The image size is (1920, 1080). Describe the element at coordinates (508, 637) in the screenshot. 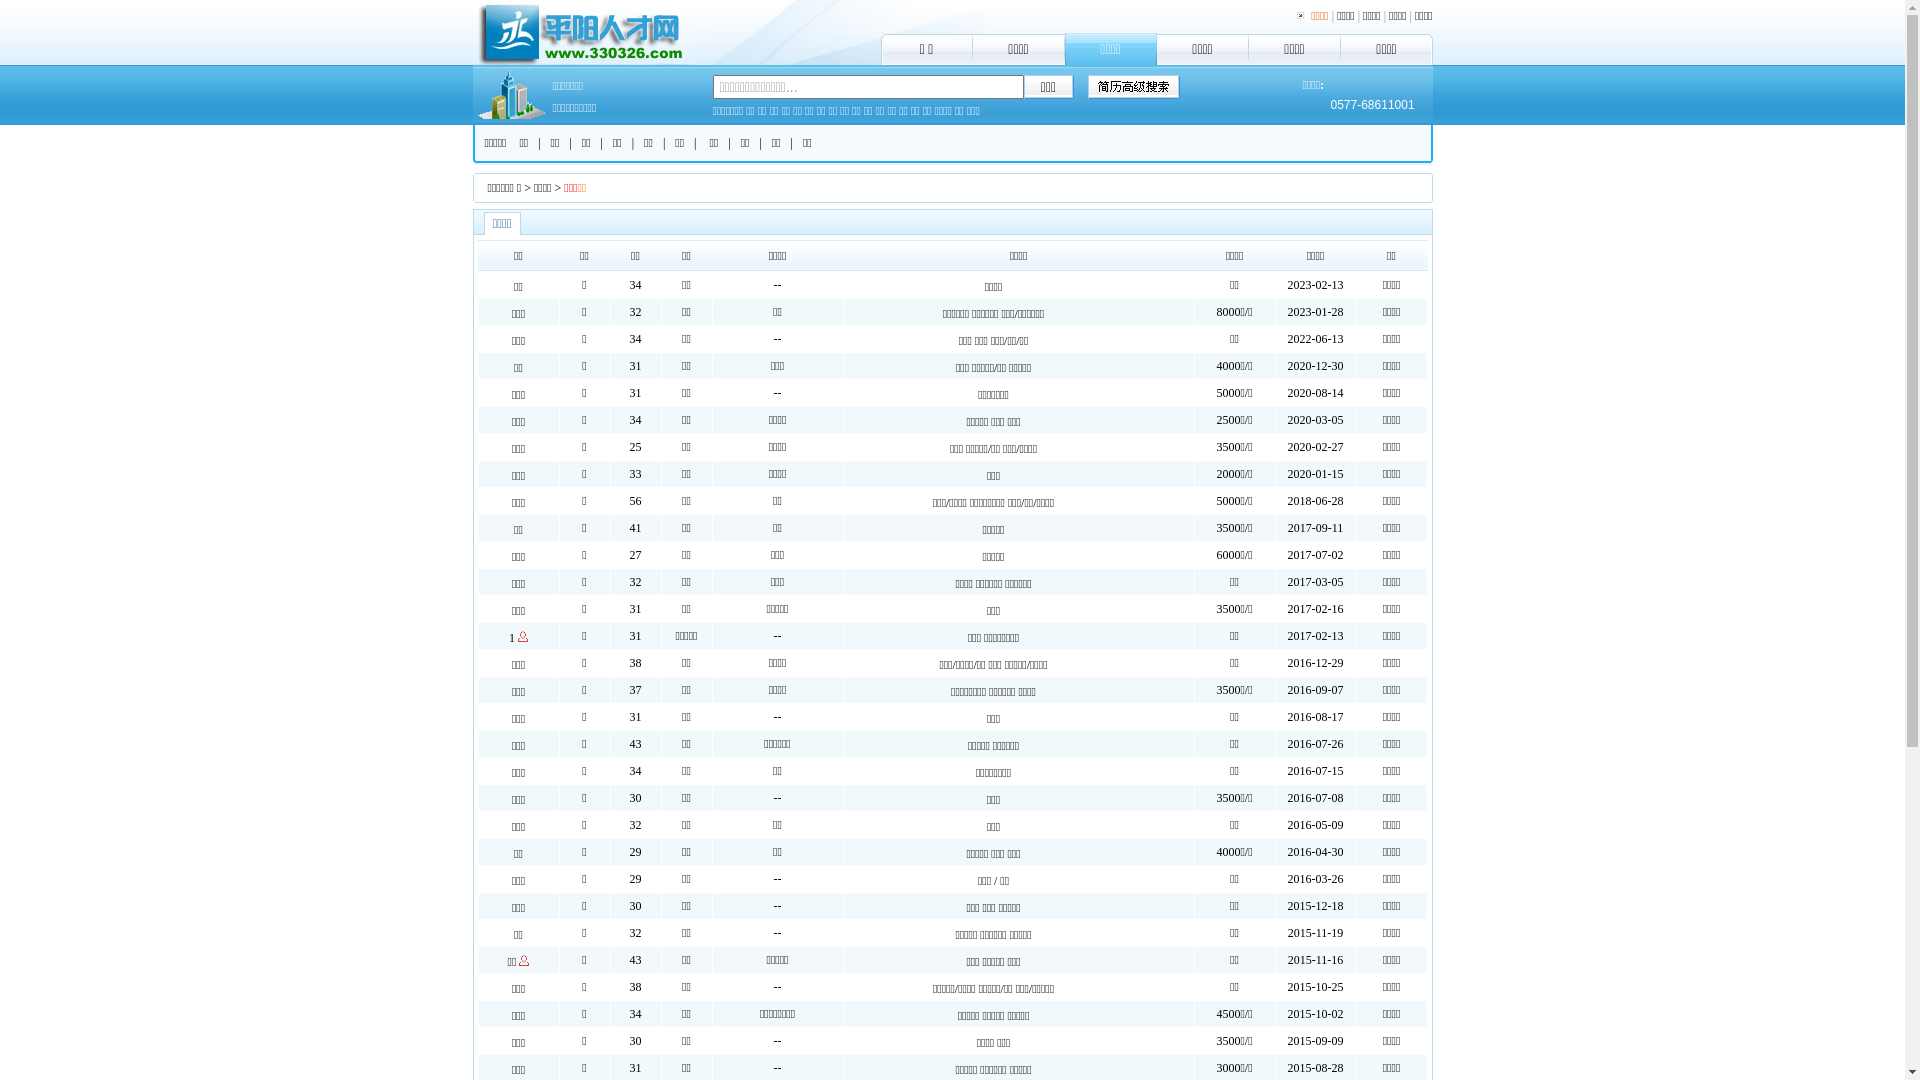

I see `'1'` at that location.